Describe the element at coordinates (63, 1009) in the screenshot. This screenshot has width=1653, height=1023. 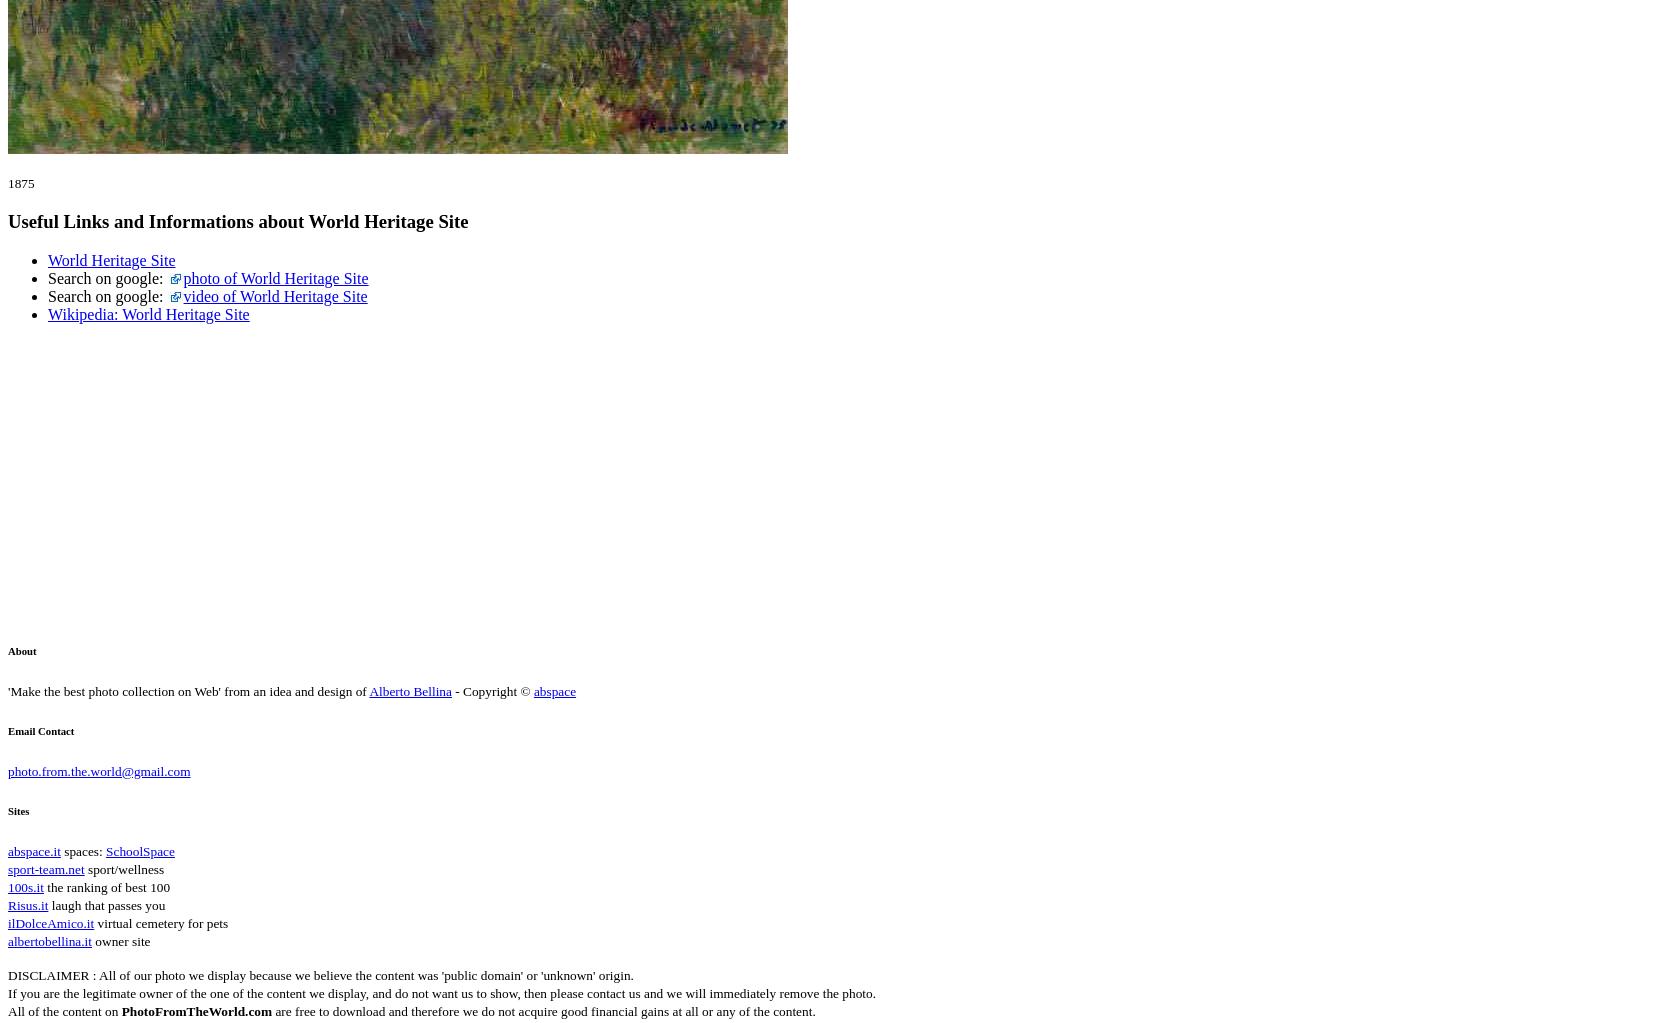
I see `'All of the content on'` at that location.